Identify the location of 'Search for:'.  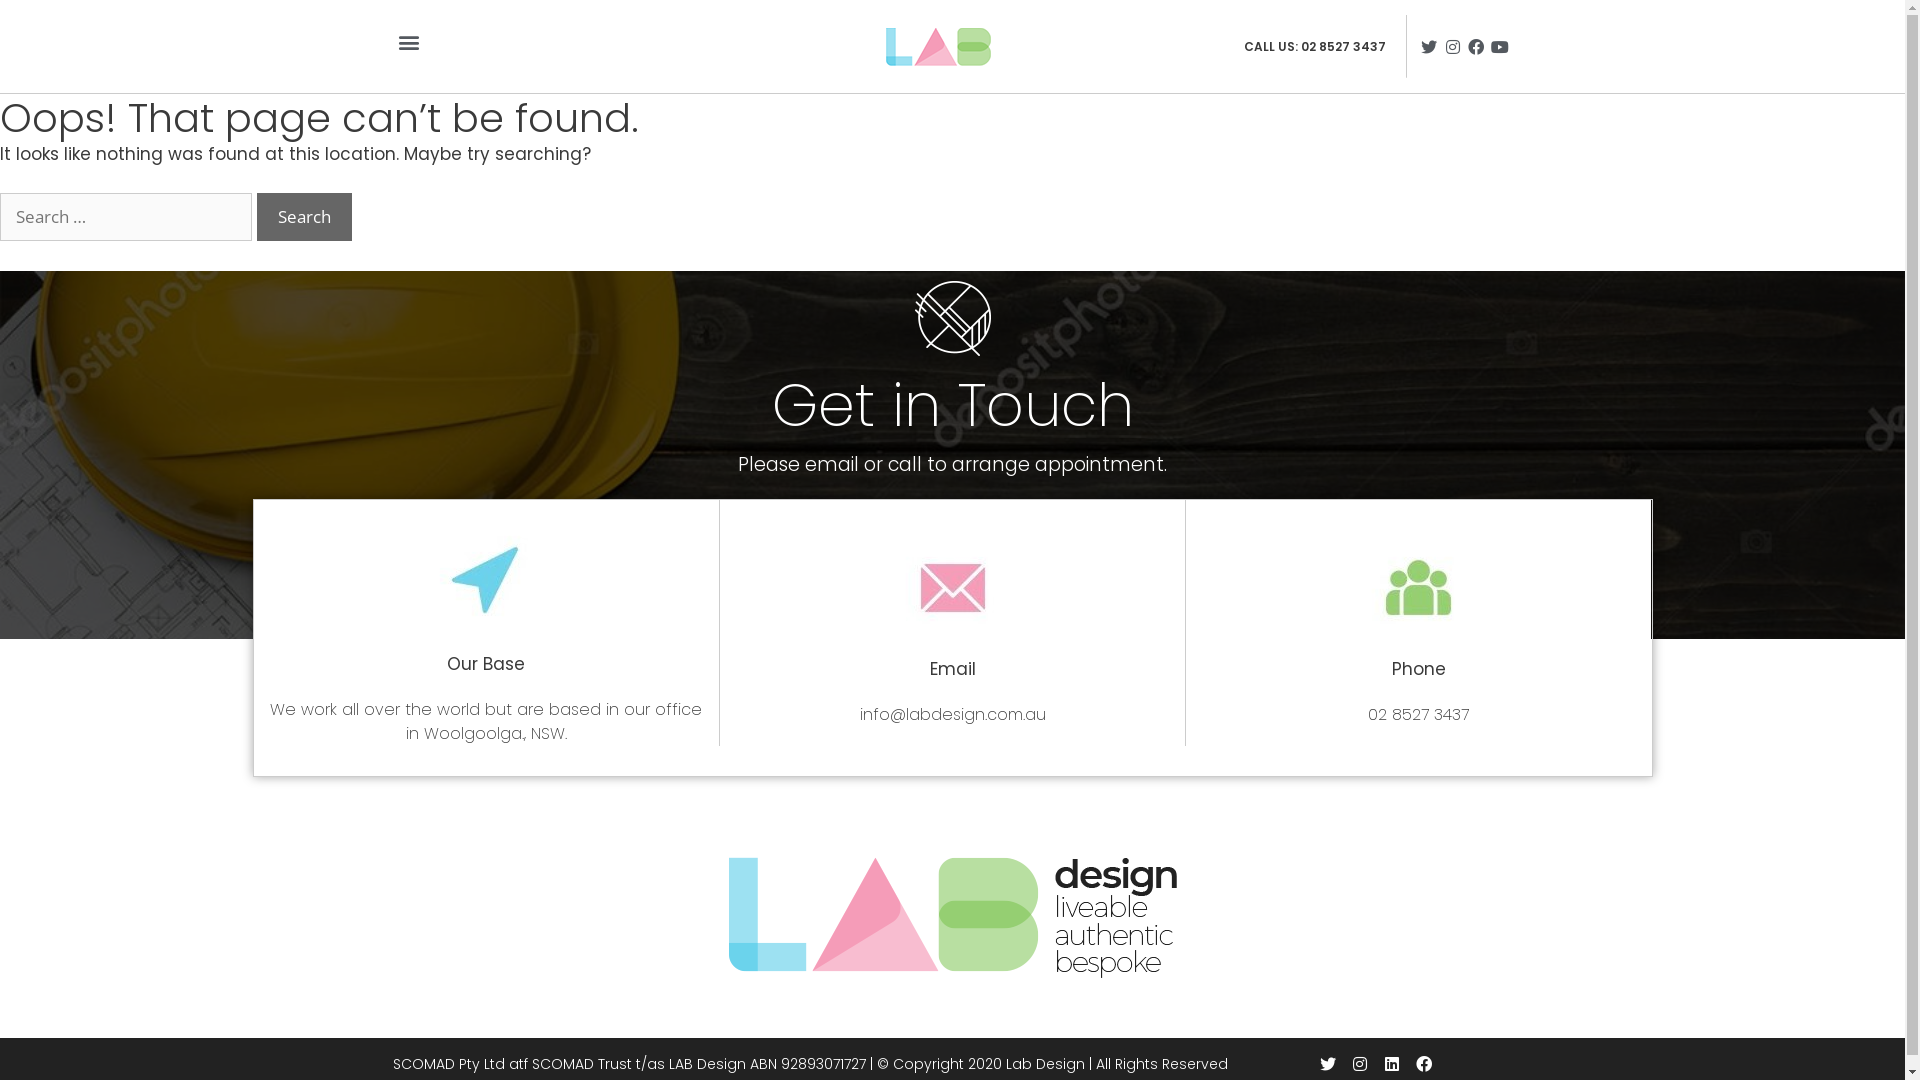
(0, 216).